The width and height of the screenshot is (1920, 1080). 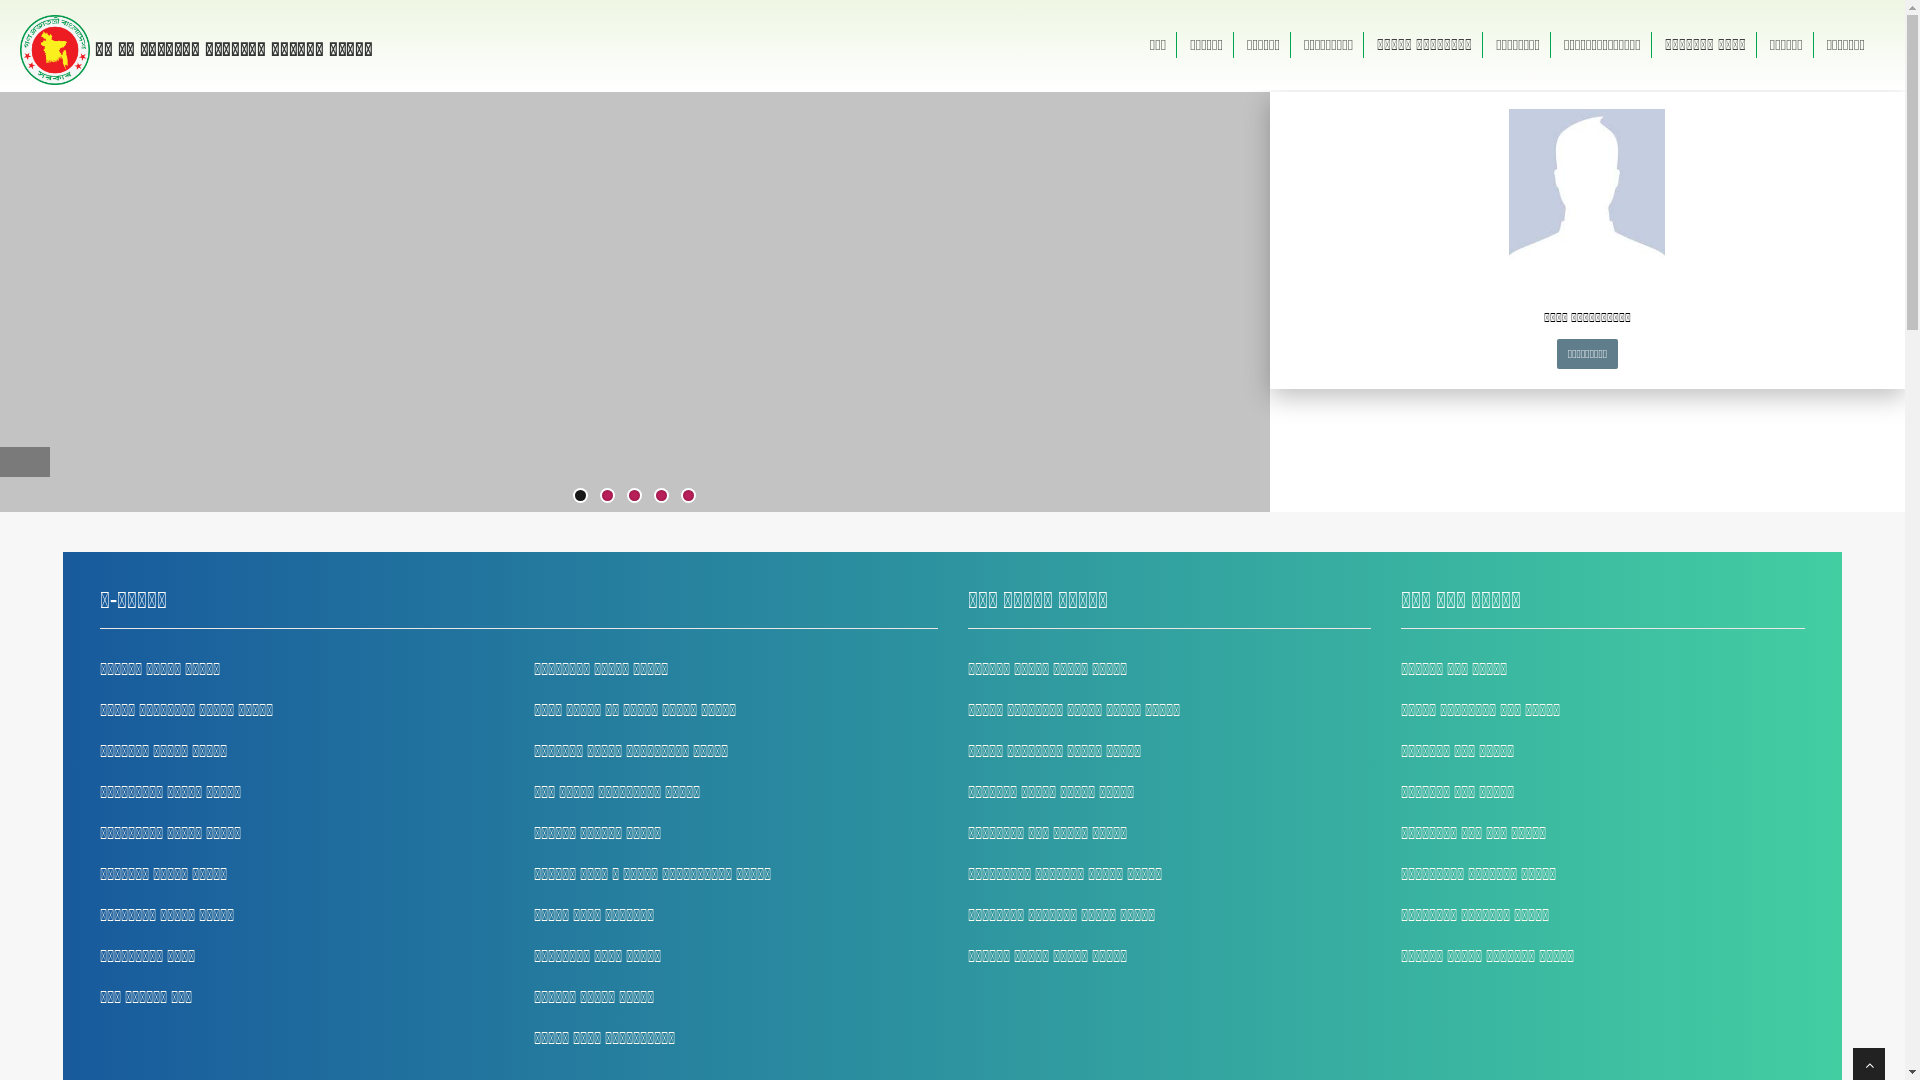 I want to click on '2', so click(x=606, y=495).